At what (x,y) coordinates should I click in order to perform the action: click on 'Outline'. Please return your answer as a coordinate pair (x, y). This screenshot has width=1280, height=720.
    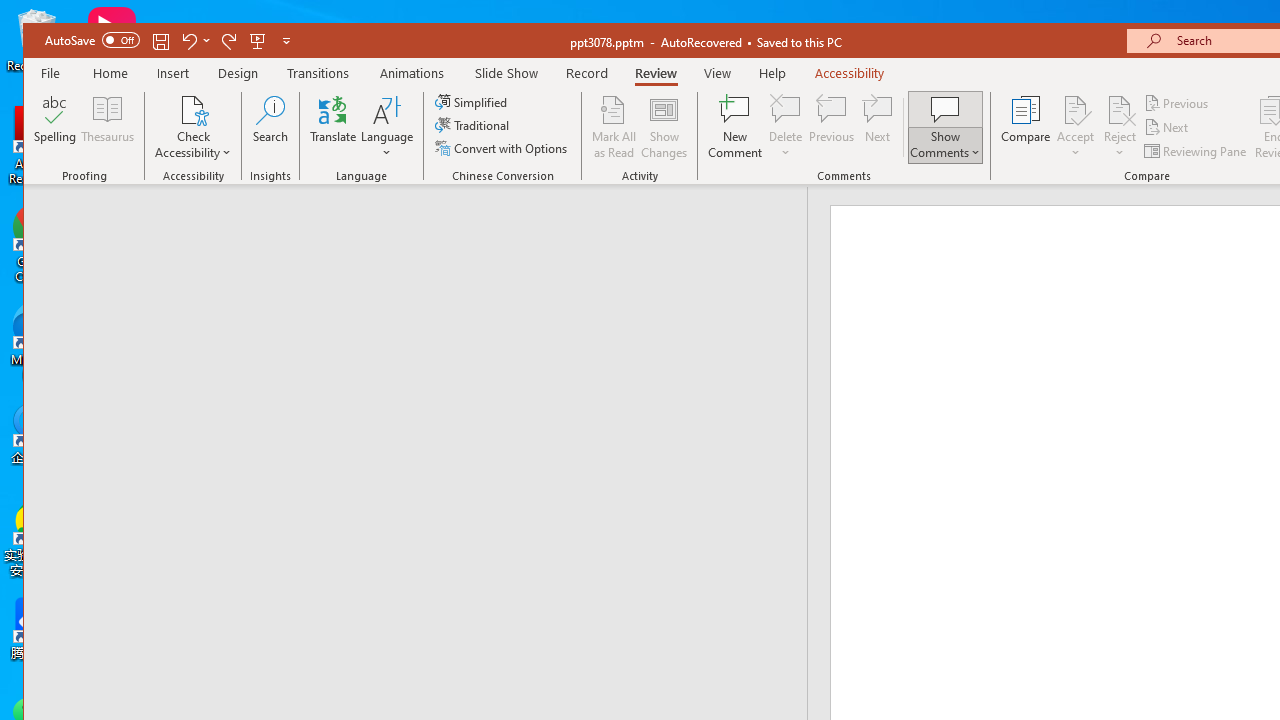
    Looking at the image, I should click on (423, 225).